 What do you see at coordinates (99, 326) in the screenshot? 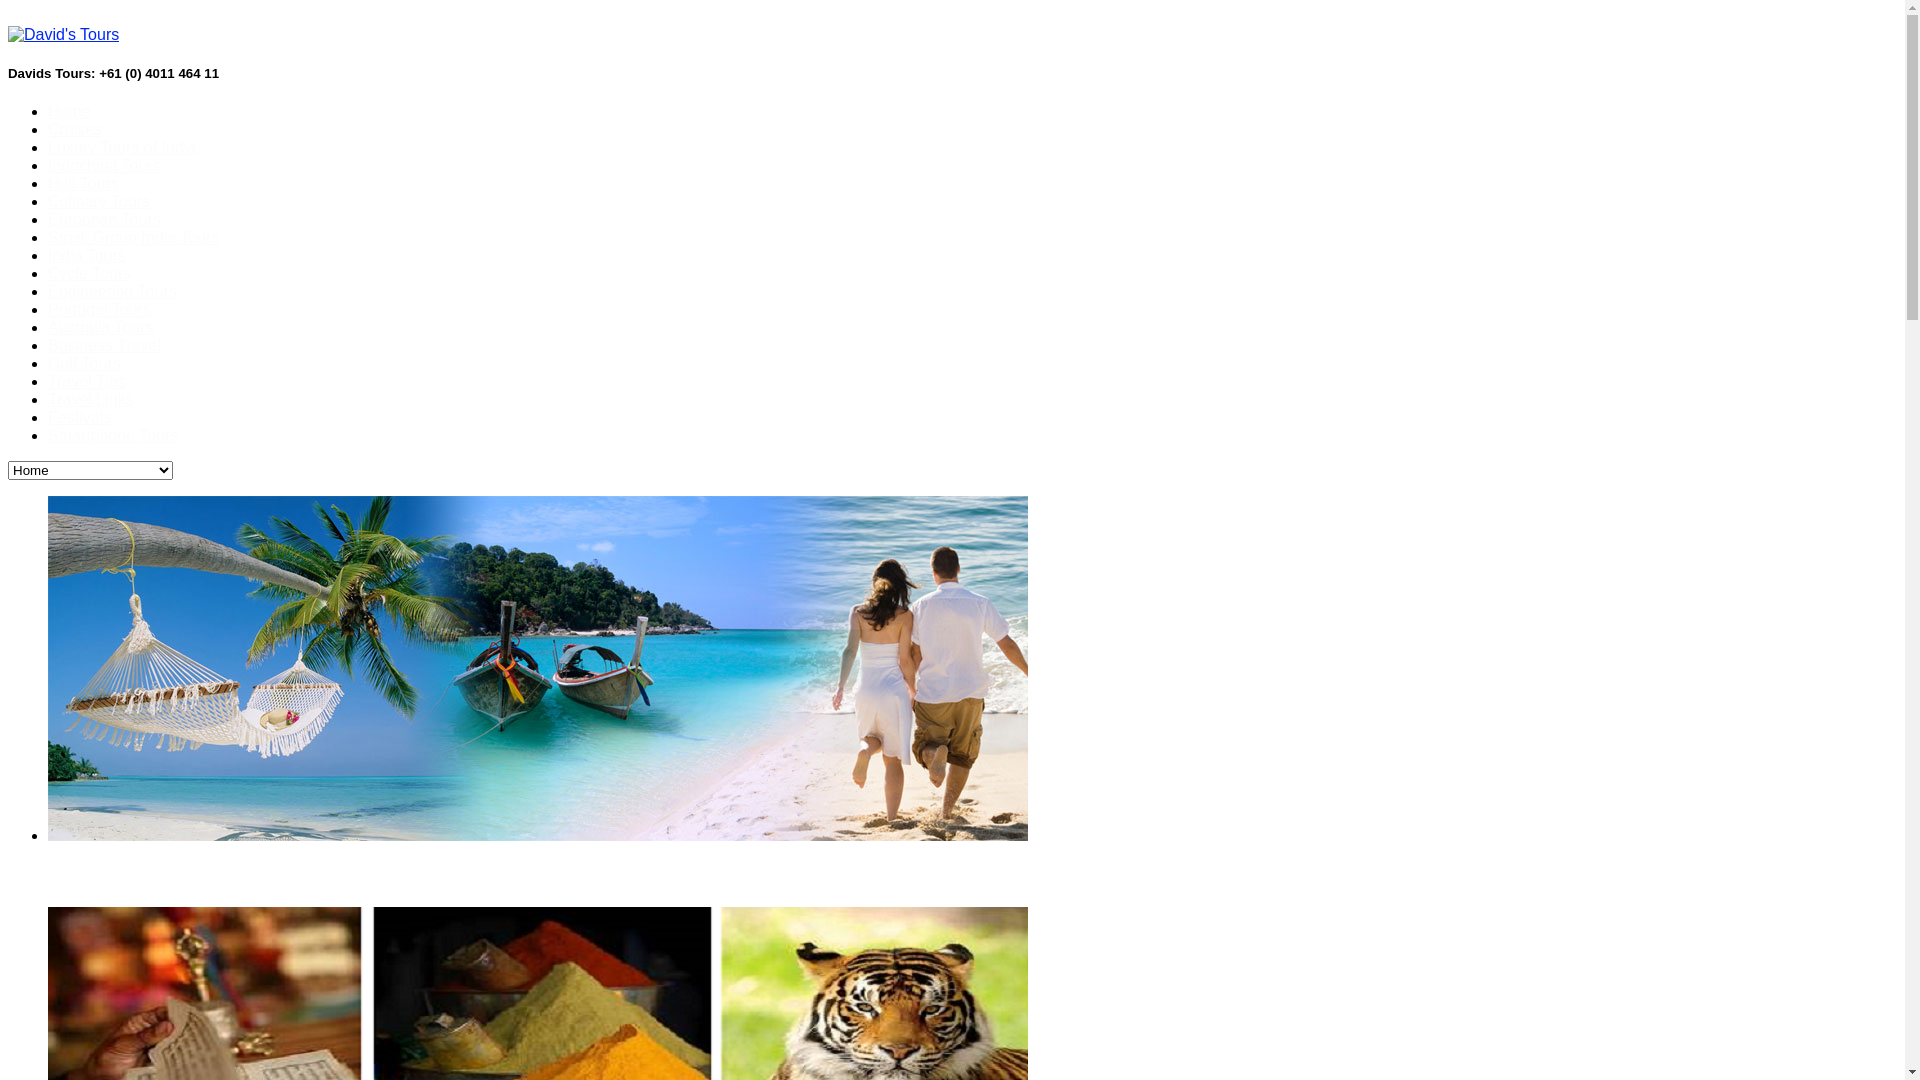
I see `'Australia Tours'` at bounding box center [99, 326].